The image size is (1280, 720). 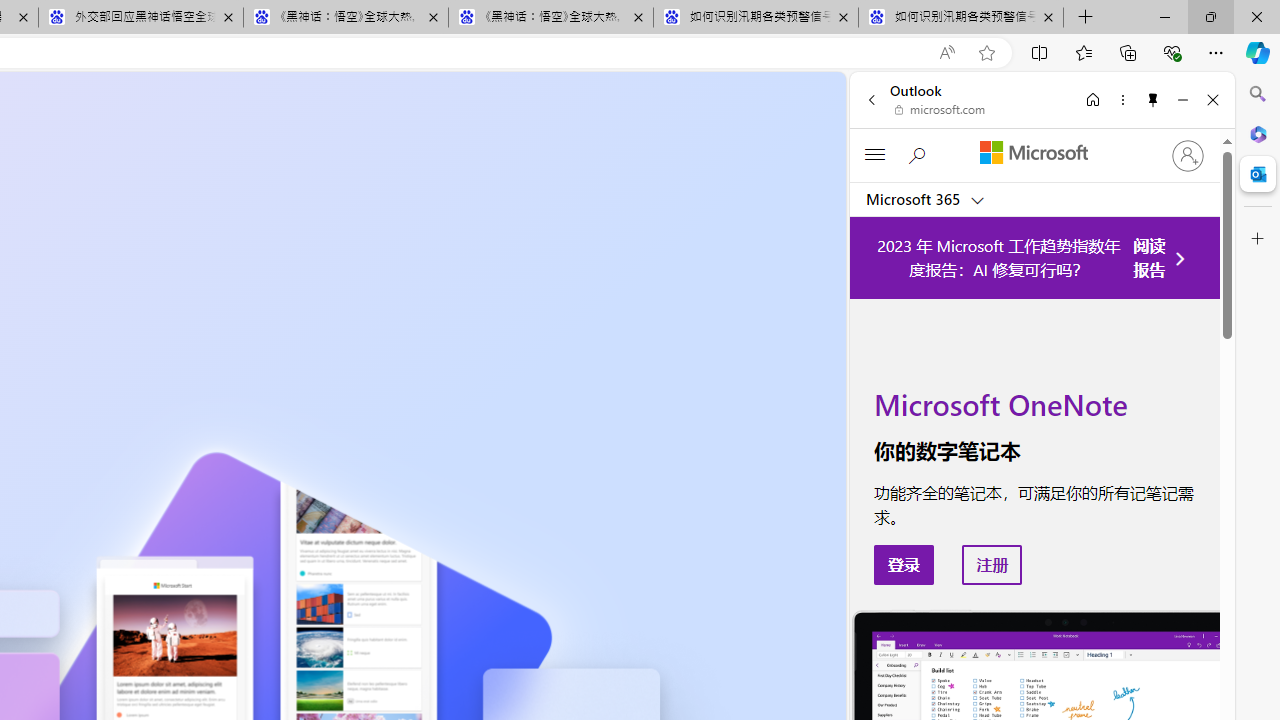 I want to click on 'Unpin side pane', so click(x=1153, y=99).